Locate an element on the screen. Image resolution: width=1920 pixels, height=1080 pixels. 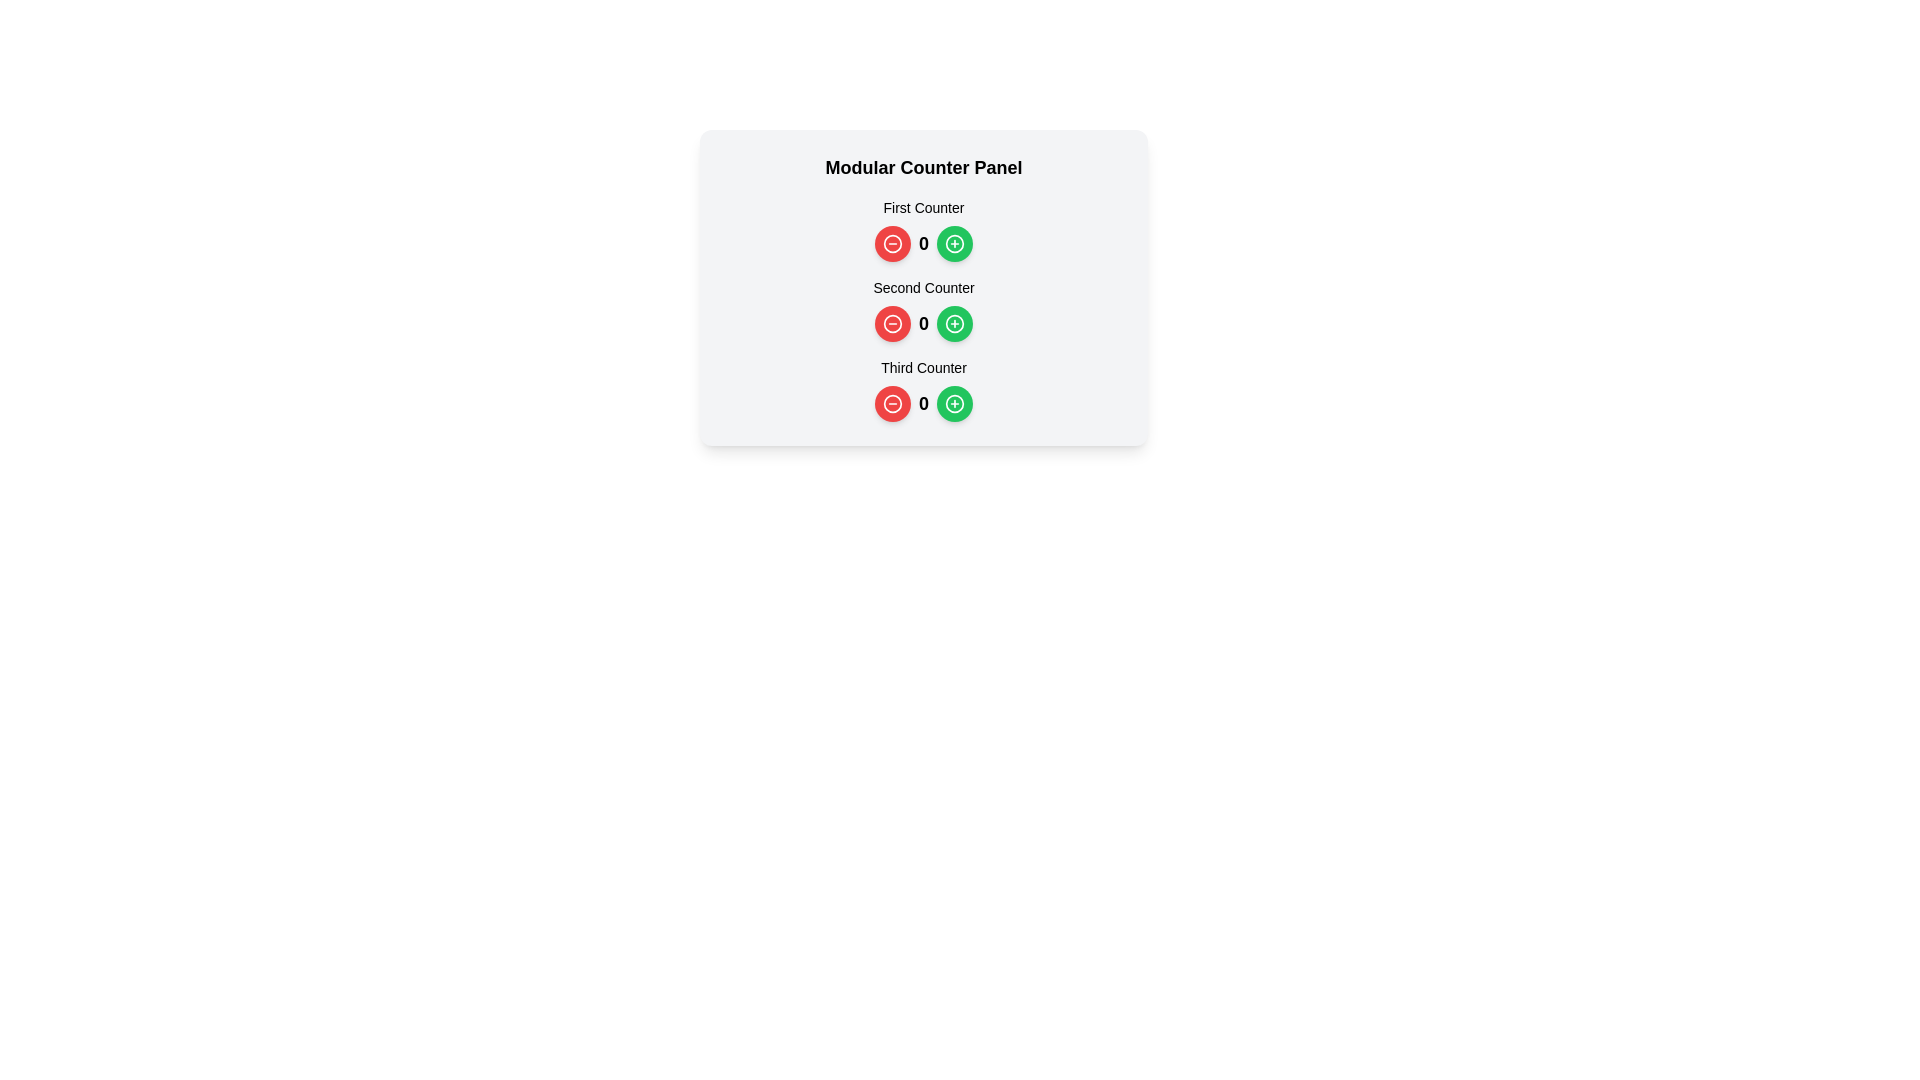
the red circular button with a white minus icon located to the left of the counter value in the Second Counter row is located at coordinates (891, 323).